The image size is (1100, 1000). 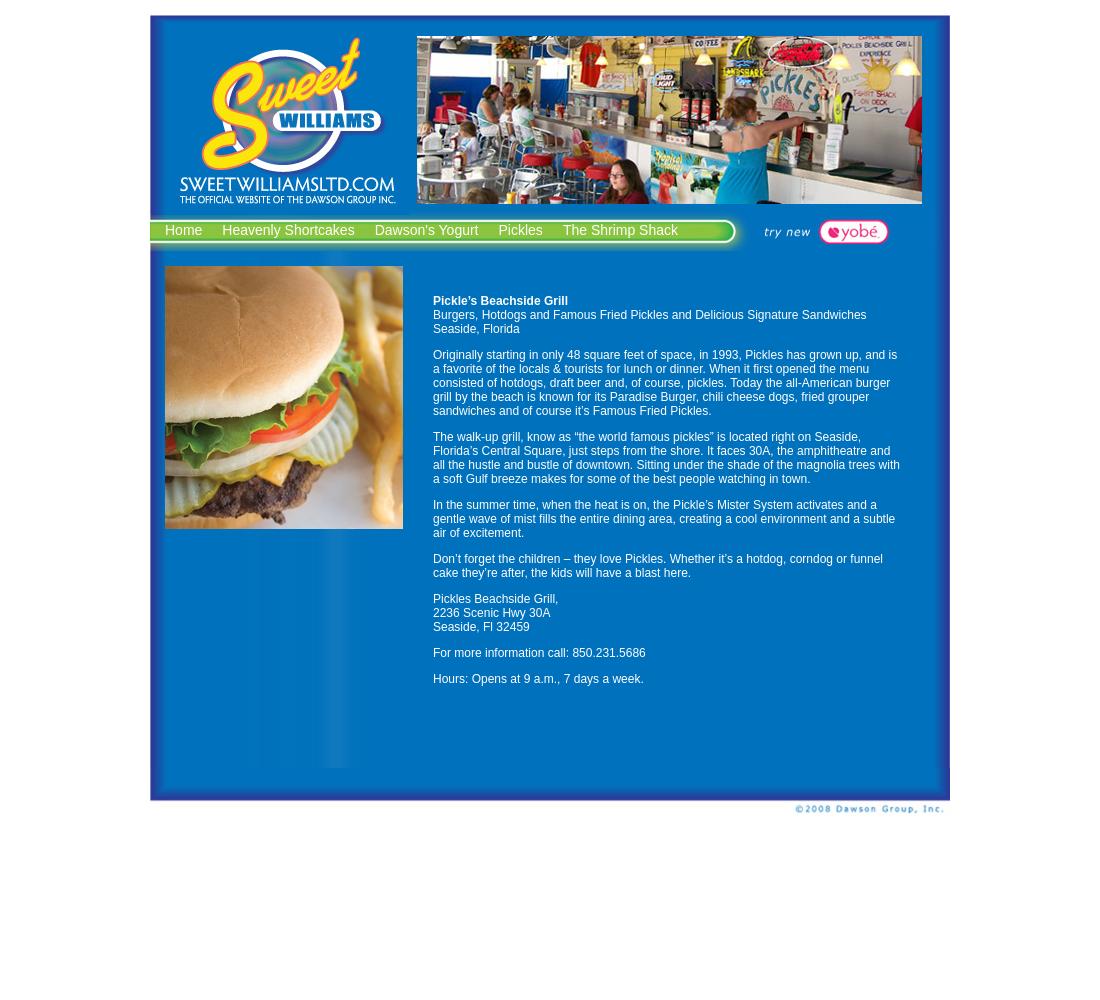 What do you see at coordinates (431, 598) in the screenshot?
I see `'Pickles Beachside Grill,'` at bounding box center [431, 598].